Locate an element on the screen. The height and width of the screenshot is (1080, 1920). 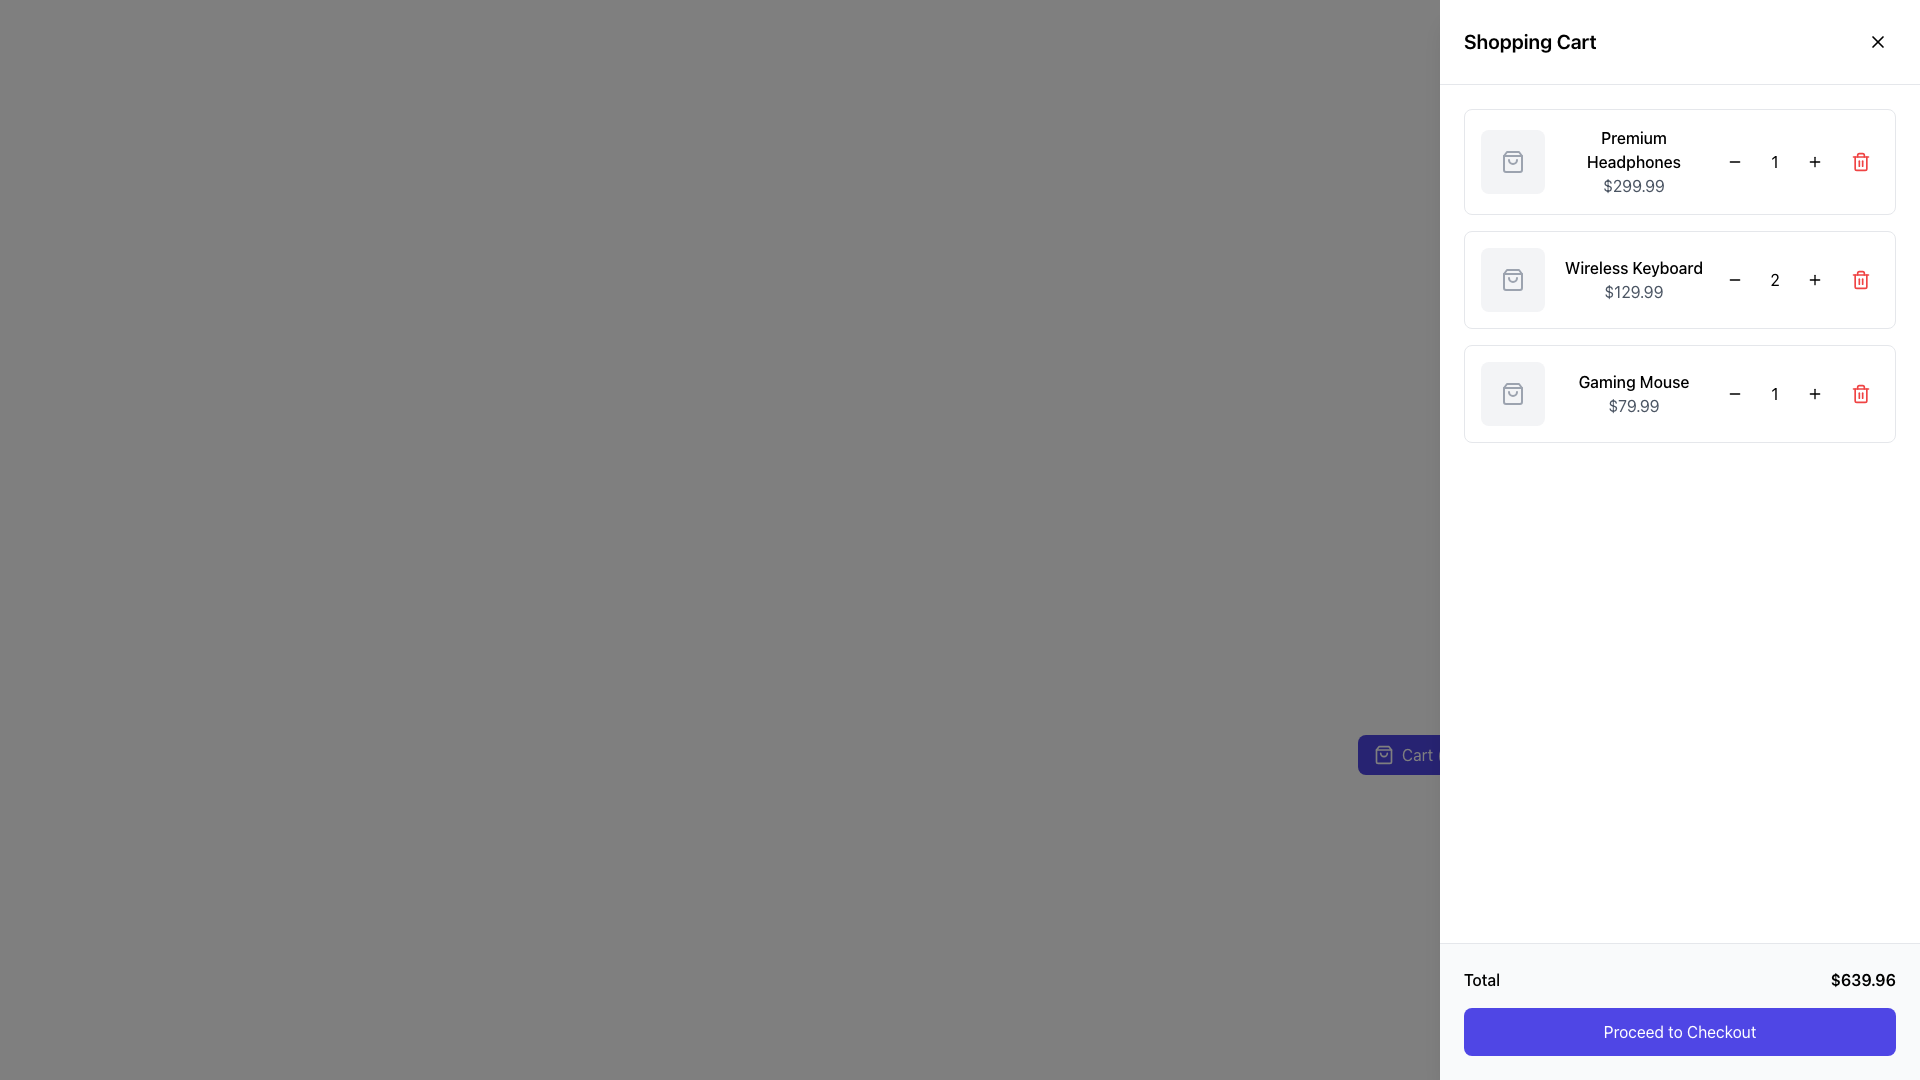
the delete icon button for the 'Wireless Keyboard' in the shopping cart is located at coordinates (1860, 280).